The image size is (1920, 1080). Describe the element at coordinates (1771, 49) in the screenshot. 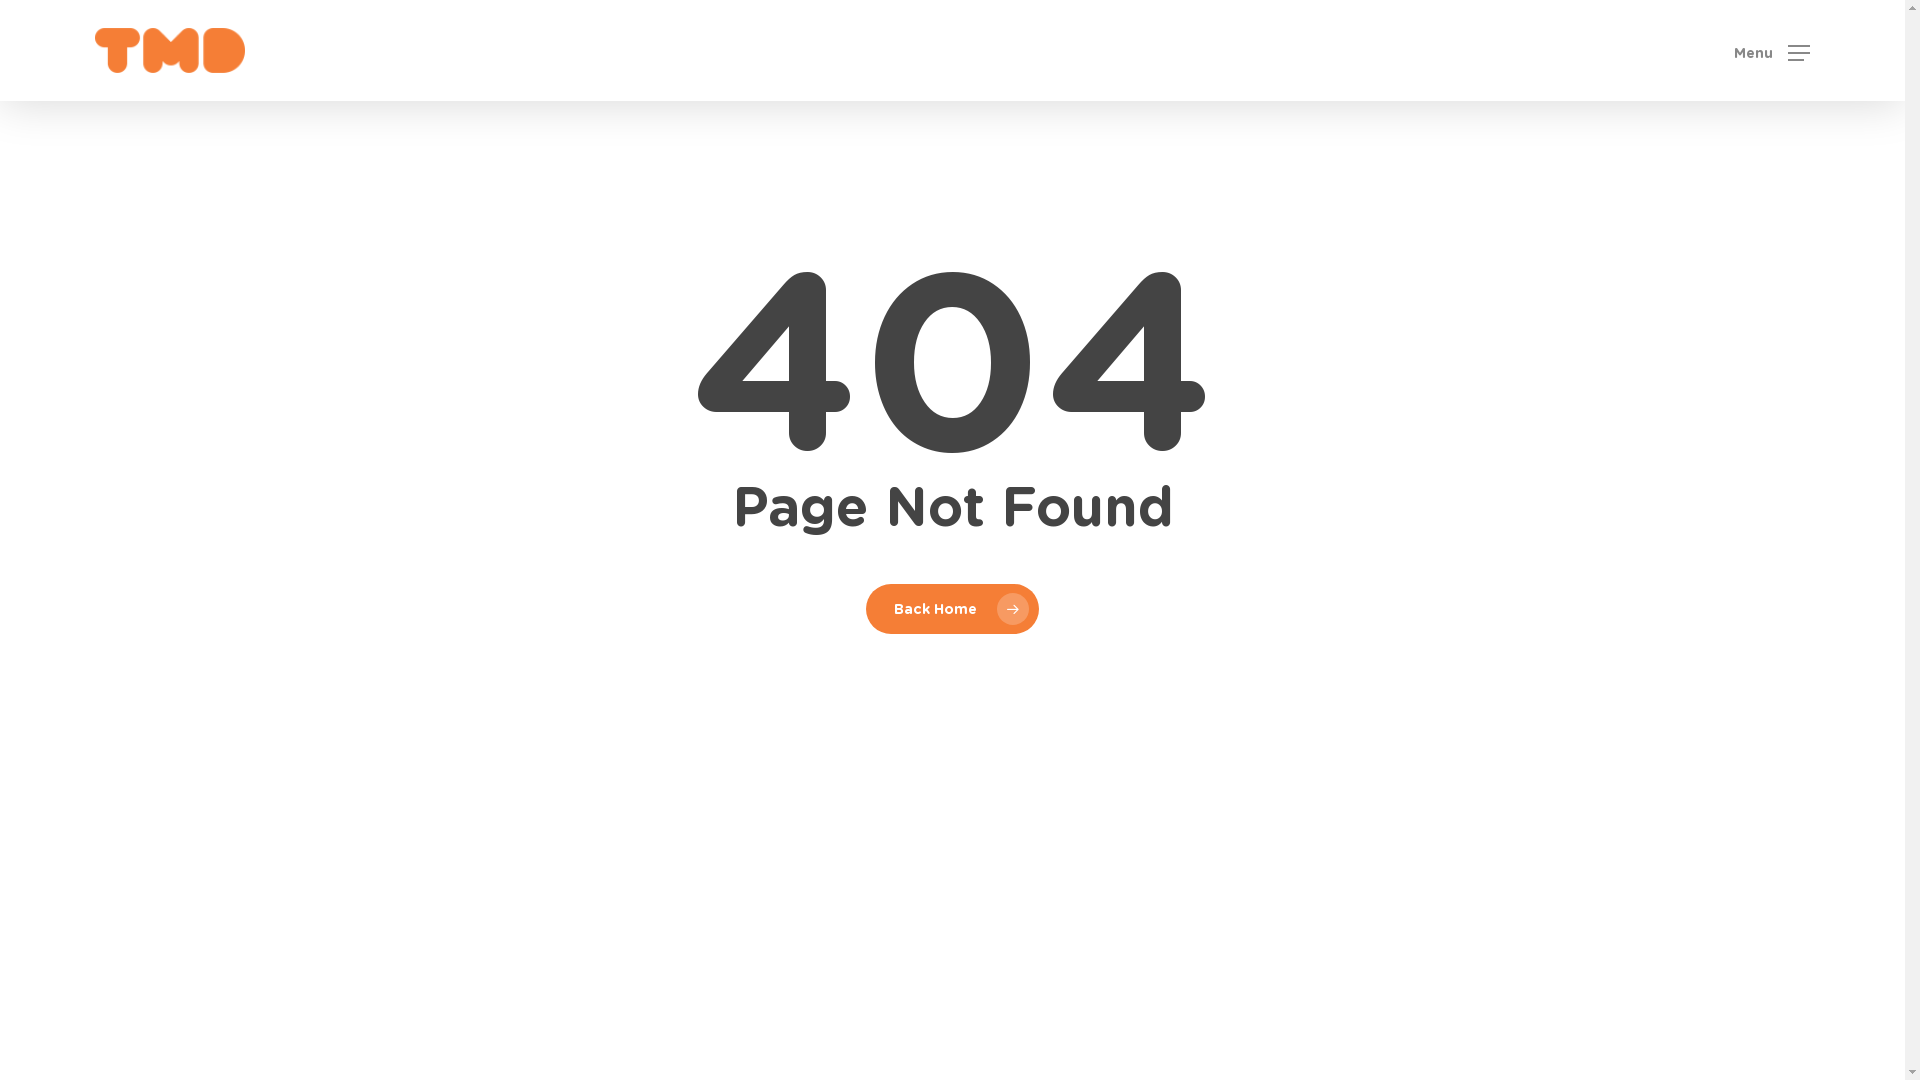

I see `'Menu'` at that location.